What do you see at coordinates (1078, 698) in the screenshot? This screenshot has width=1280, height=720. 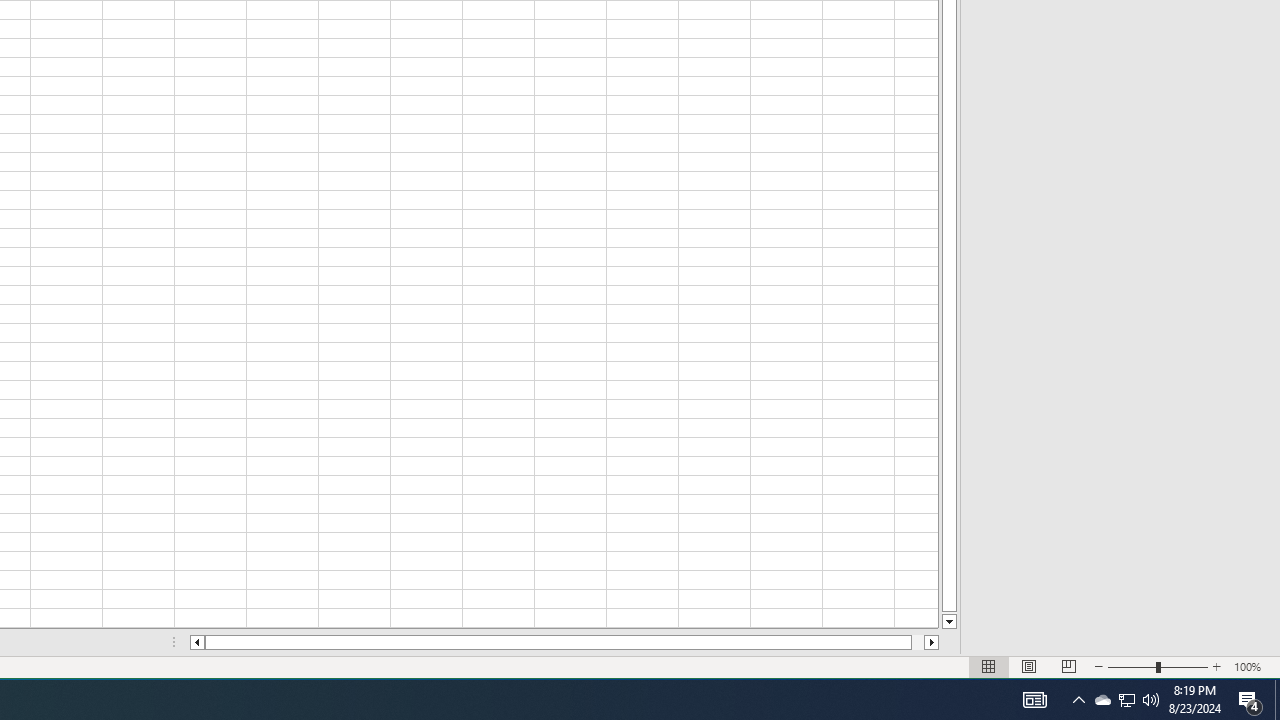 I see `'Notification Chevron'` at bounding box center [1078, 698].